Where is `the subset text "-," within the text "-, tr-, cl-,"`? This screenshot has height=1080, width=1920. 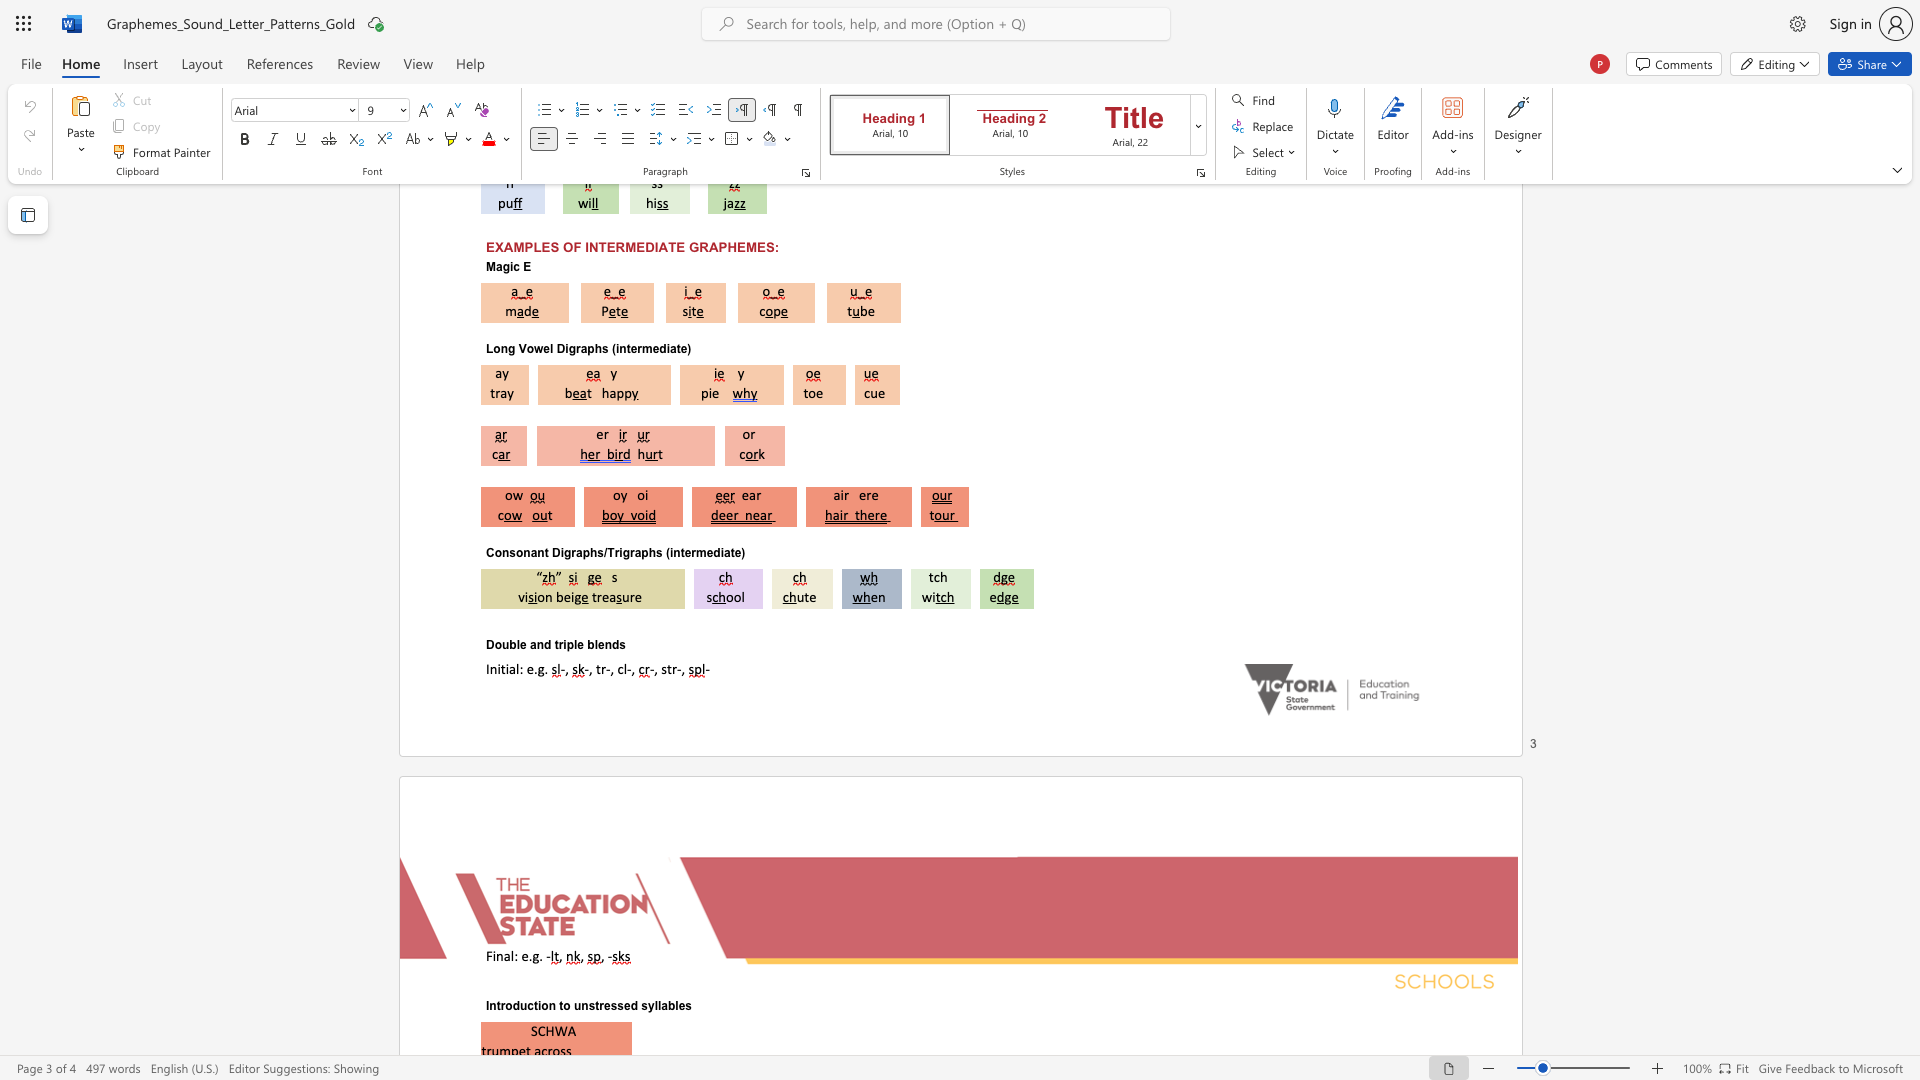
the subset text "-," within the text "-, tr-, cl-," is located at coordinates (583, 668).